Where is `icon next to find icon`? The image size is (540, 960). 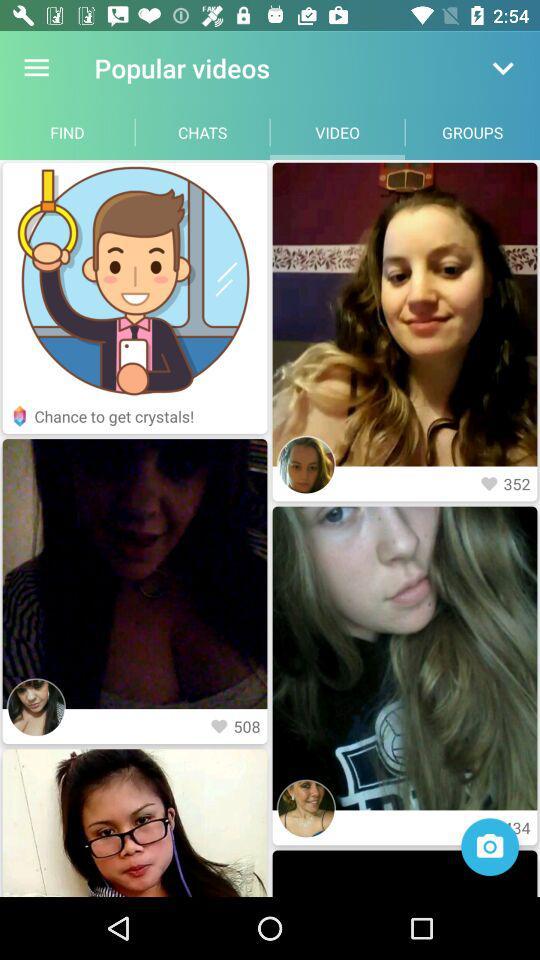
icon next to find icon is located at coordinates (202, 131).